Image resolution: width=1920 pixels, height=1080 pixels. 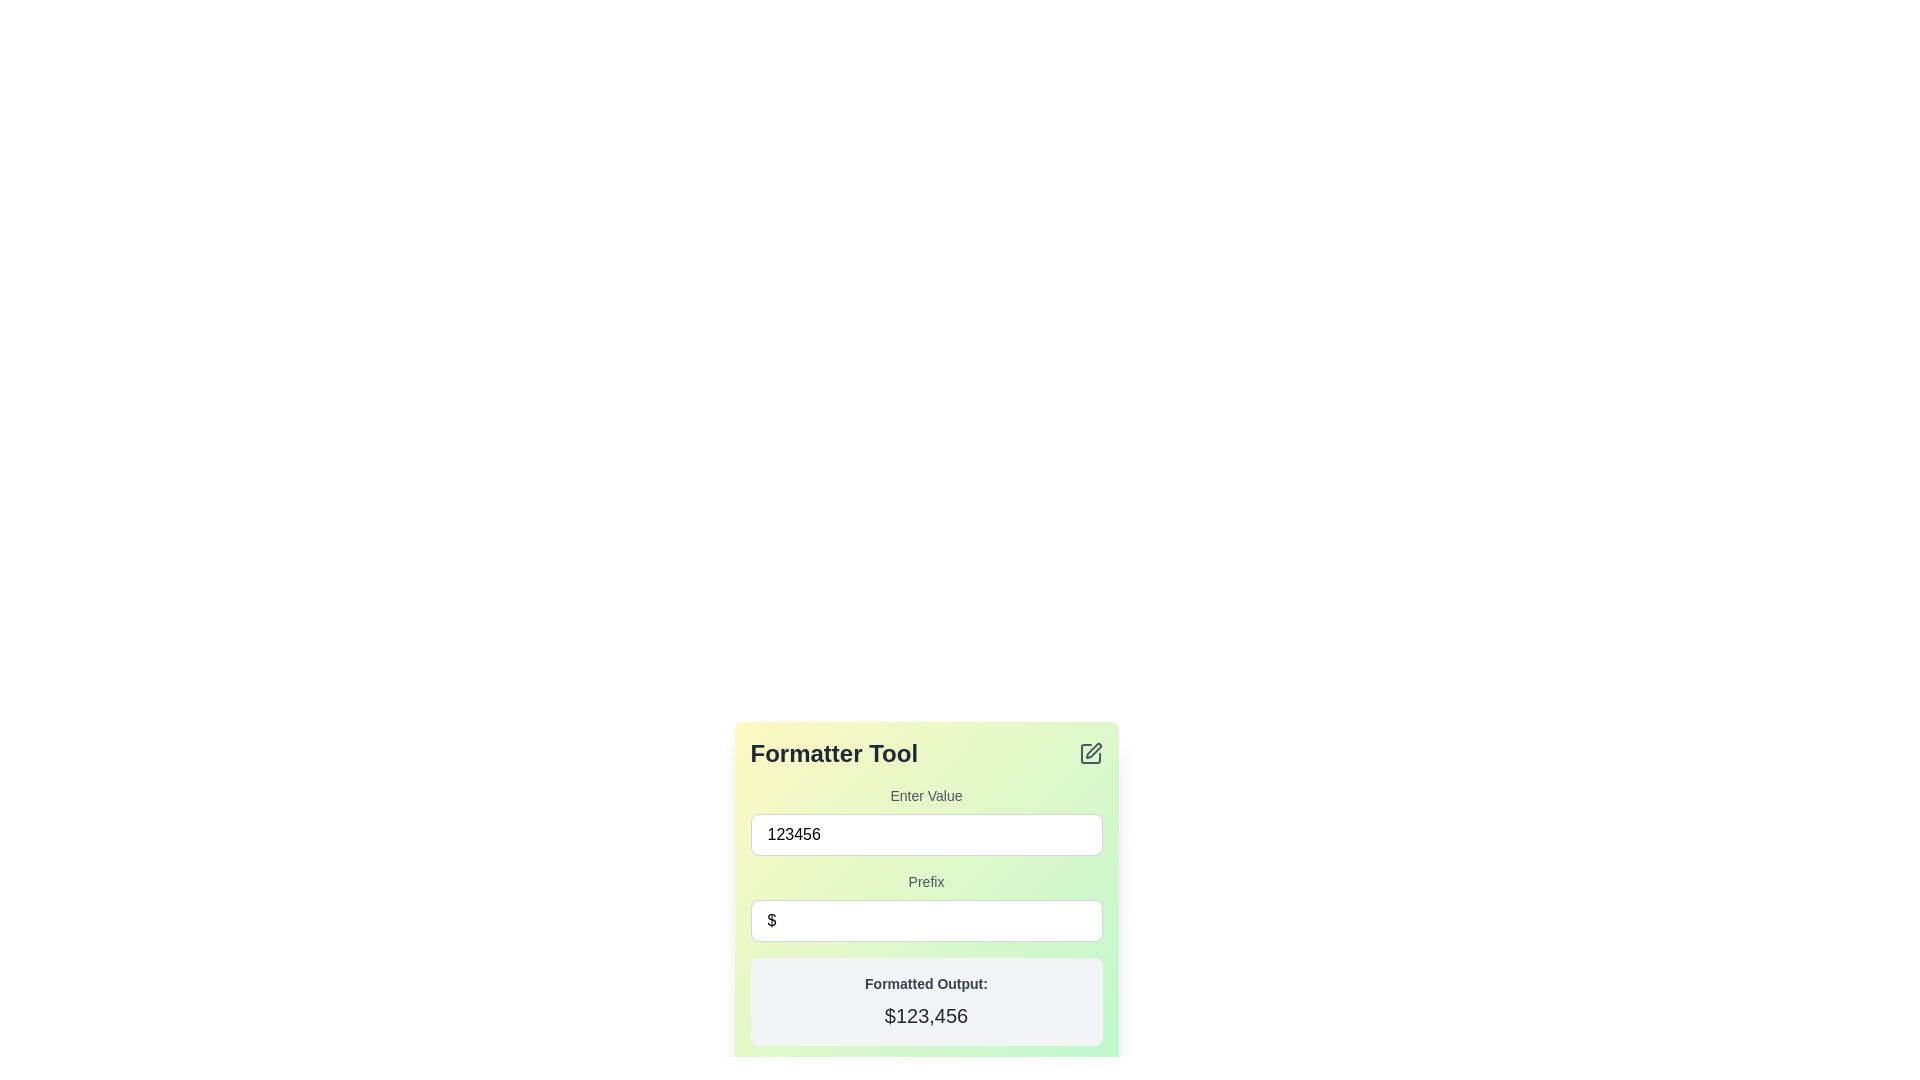 I want to click on the text label reading 'Enter Value' which is styled with a small font size and medium weight, located above the numeric input field displaying '123456', so click(x=925, y=794).